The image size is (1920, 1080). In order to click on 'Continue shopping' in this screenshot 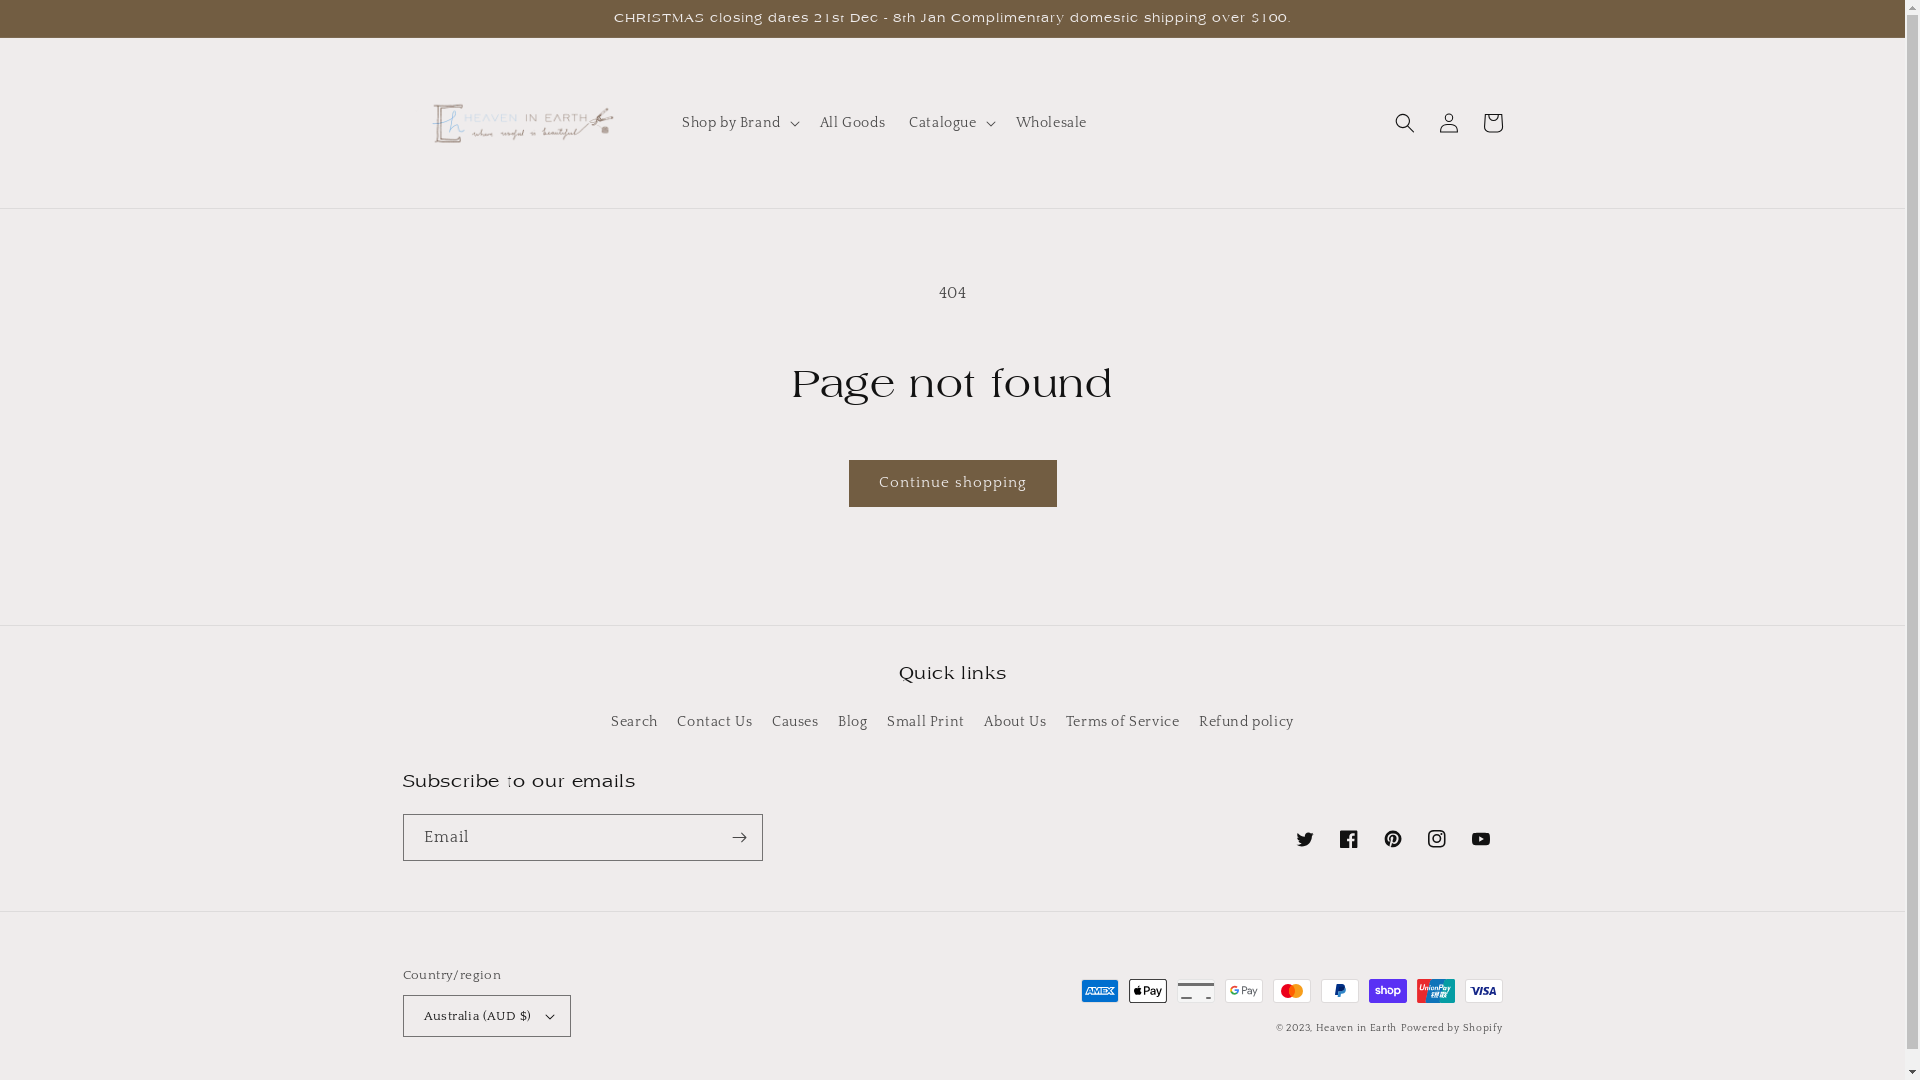, I will do `click(848, 483)`.